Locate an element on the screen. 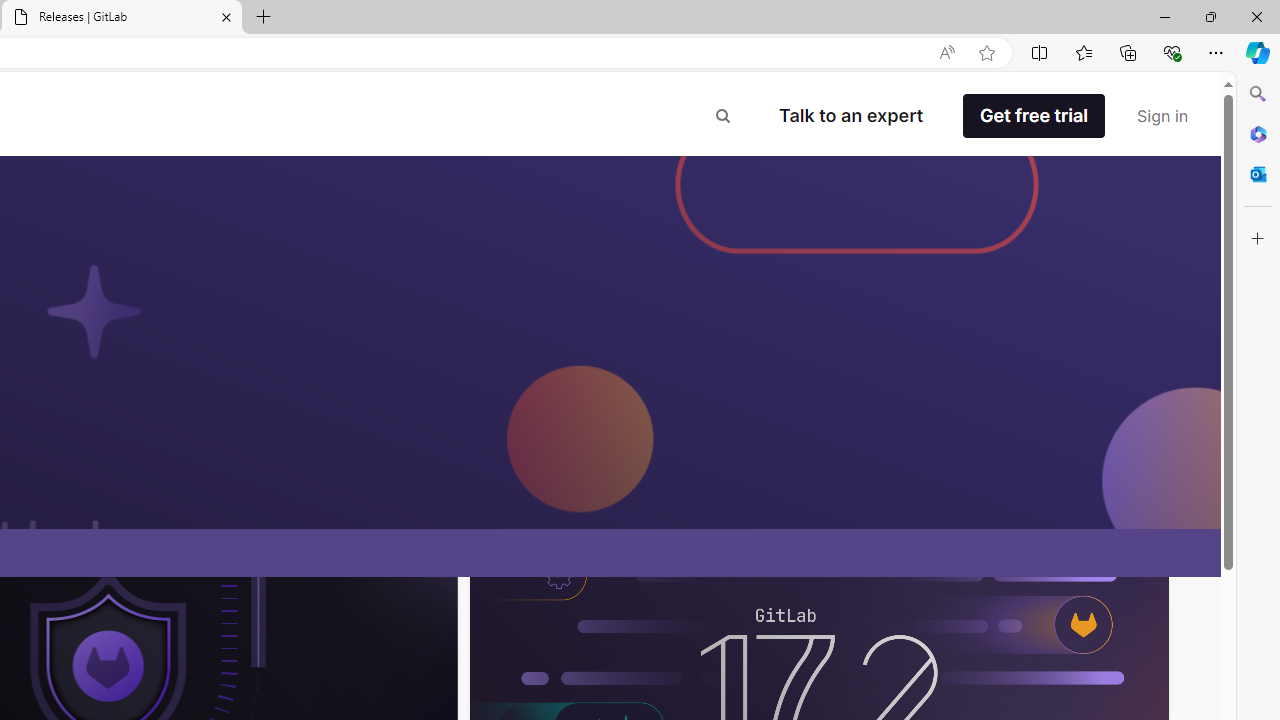 The height and width of the screenshot is (720, 1280). 'Sign in' is located at coordinates (1162, 115).